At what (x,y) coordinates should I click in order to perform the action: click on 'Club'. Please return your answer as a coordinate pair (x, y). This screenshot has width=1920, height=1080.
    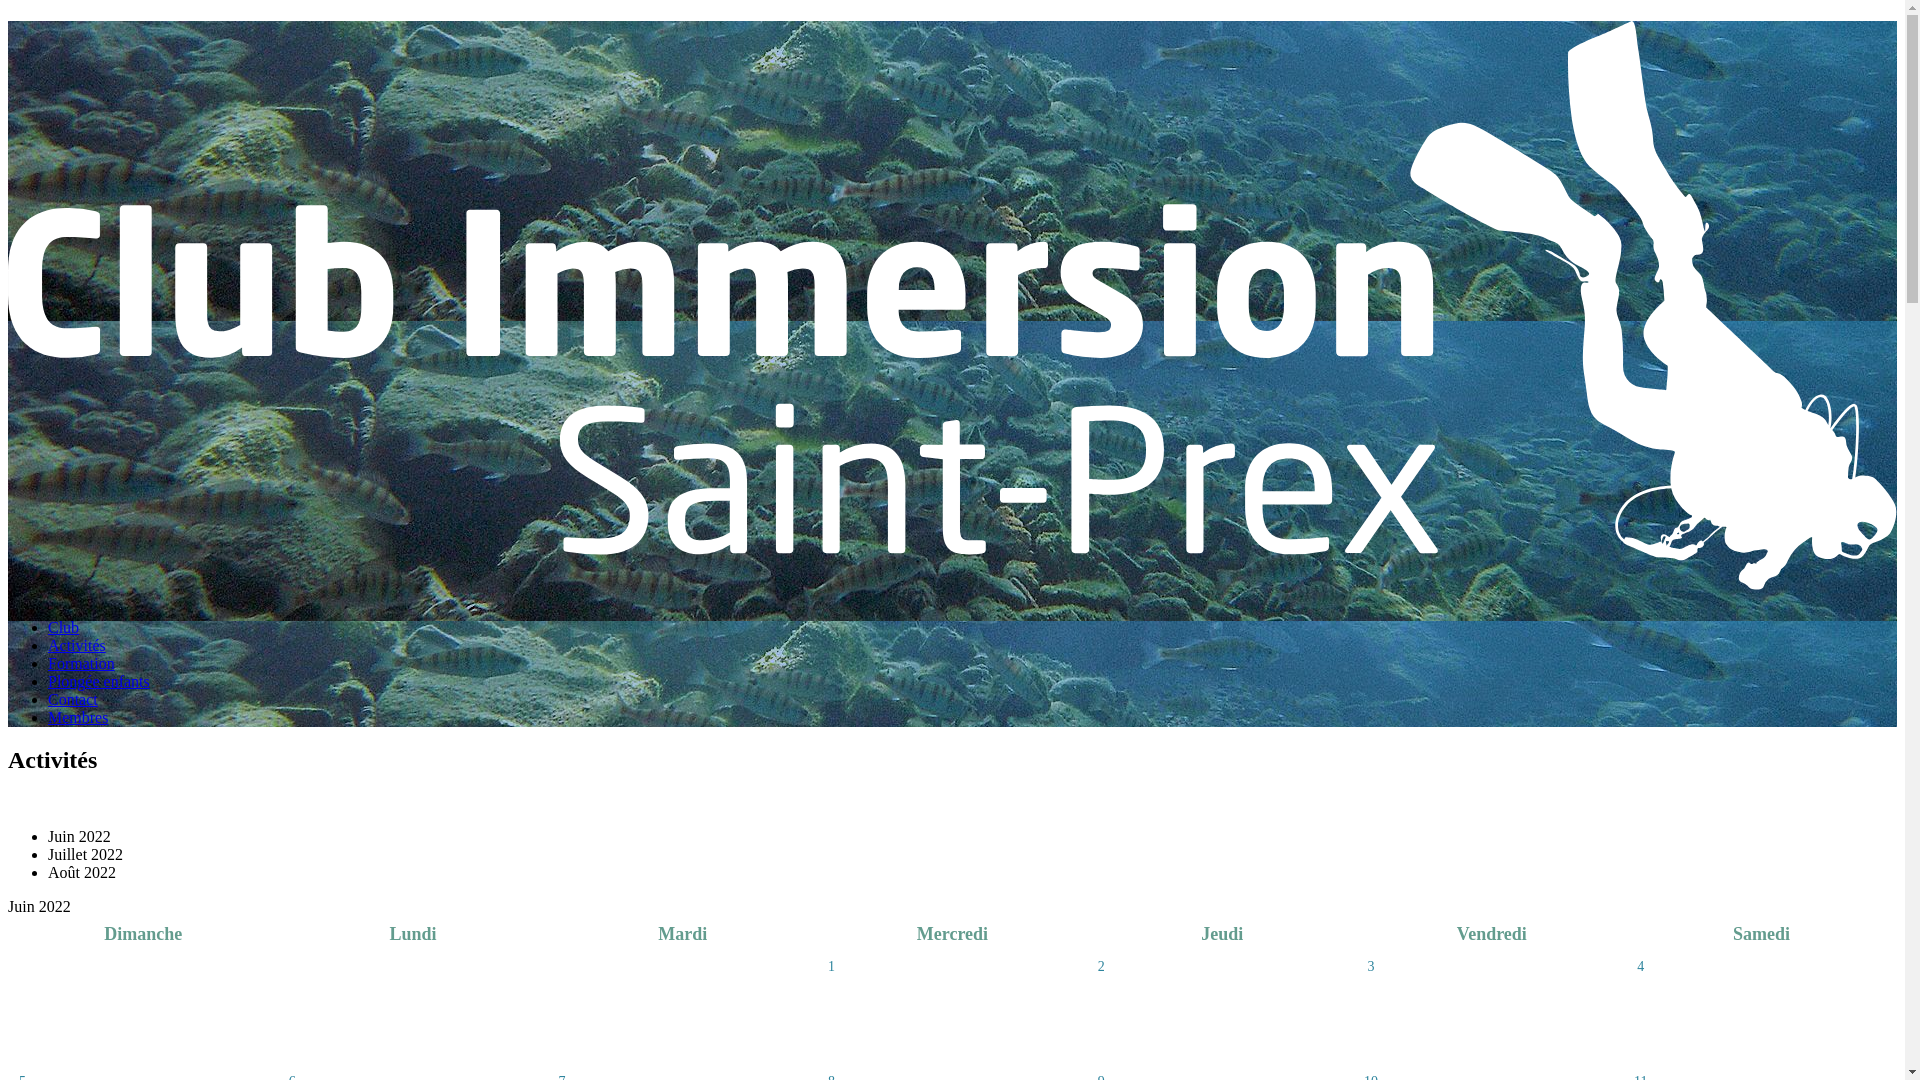
    Looking at the image, I should click on (63, 626).